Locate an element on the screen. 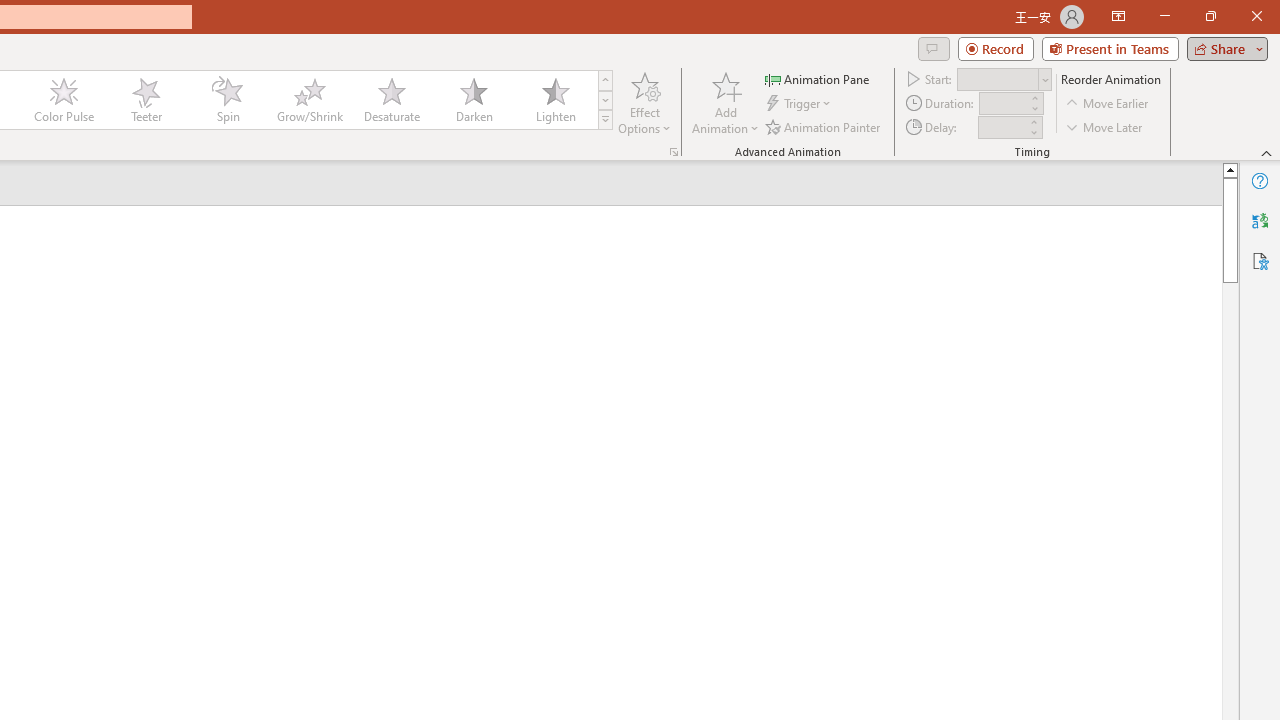 The width and height of the screenshot is (1280, 720). 'Collapse the Ribbon' is located at coordinates (1266, 152).